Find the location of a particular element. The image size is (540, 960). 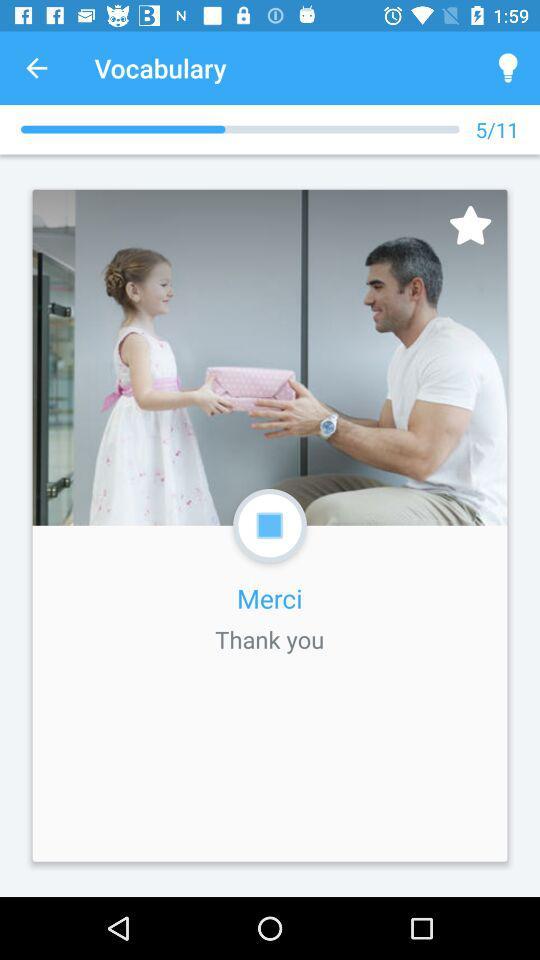

the icon next to vocabulary item is located at coordinates (36, 68).